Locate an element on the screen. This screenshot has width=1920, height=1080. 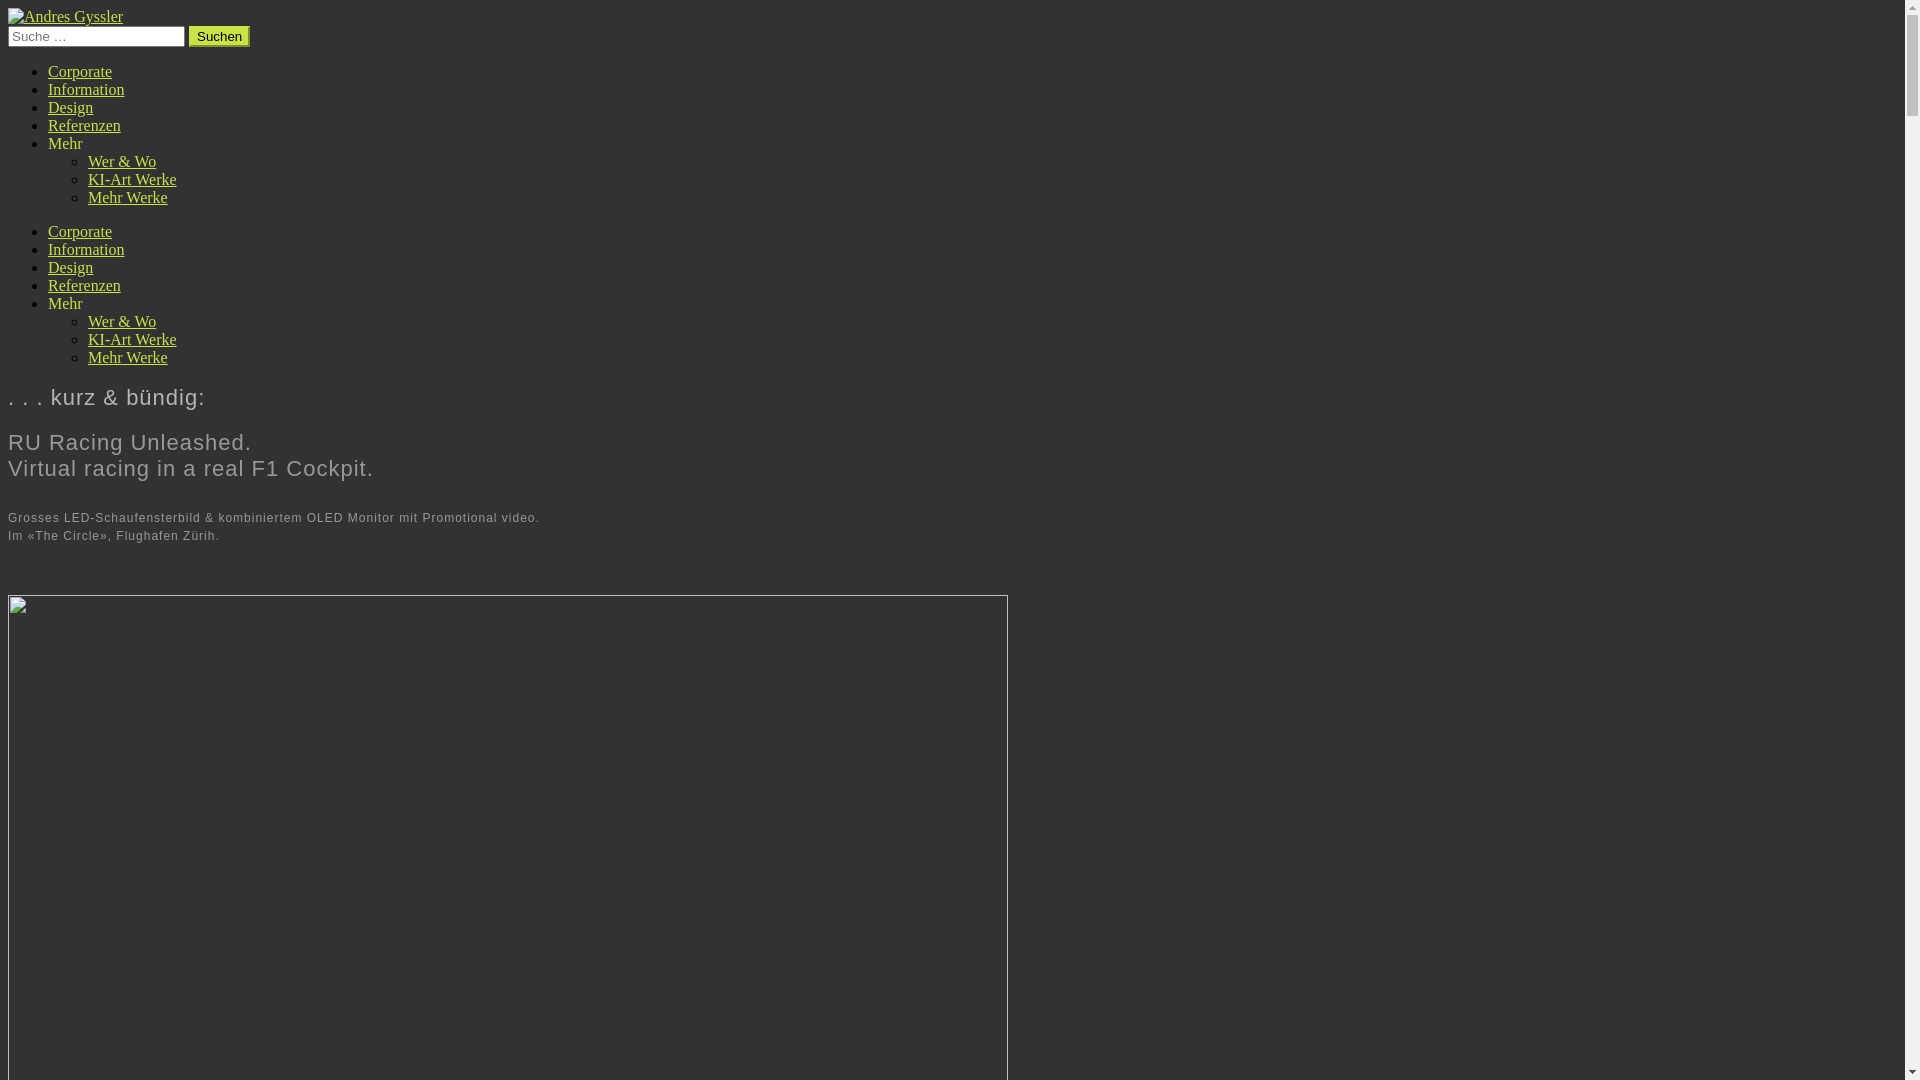
'Information' is located at coordinates (85, 248).